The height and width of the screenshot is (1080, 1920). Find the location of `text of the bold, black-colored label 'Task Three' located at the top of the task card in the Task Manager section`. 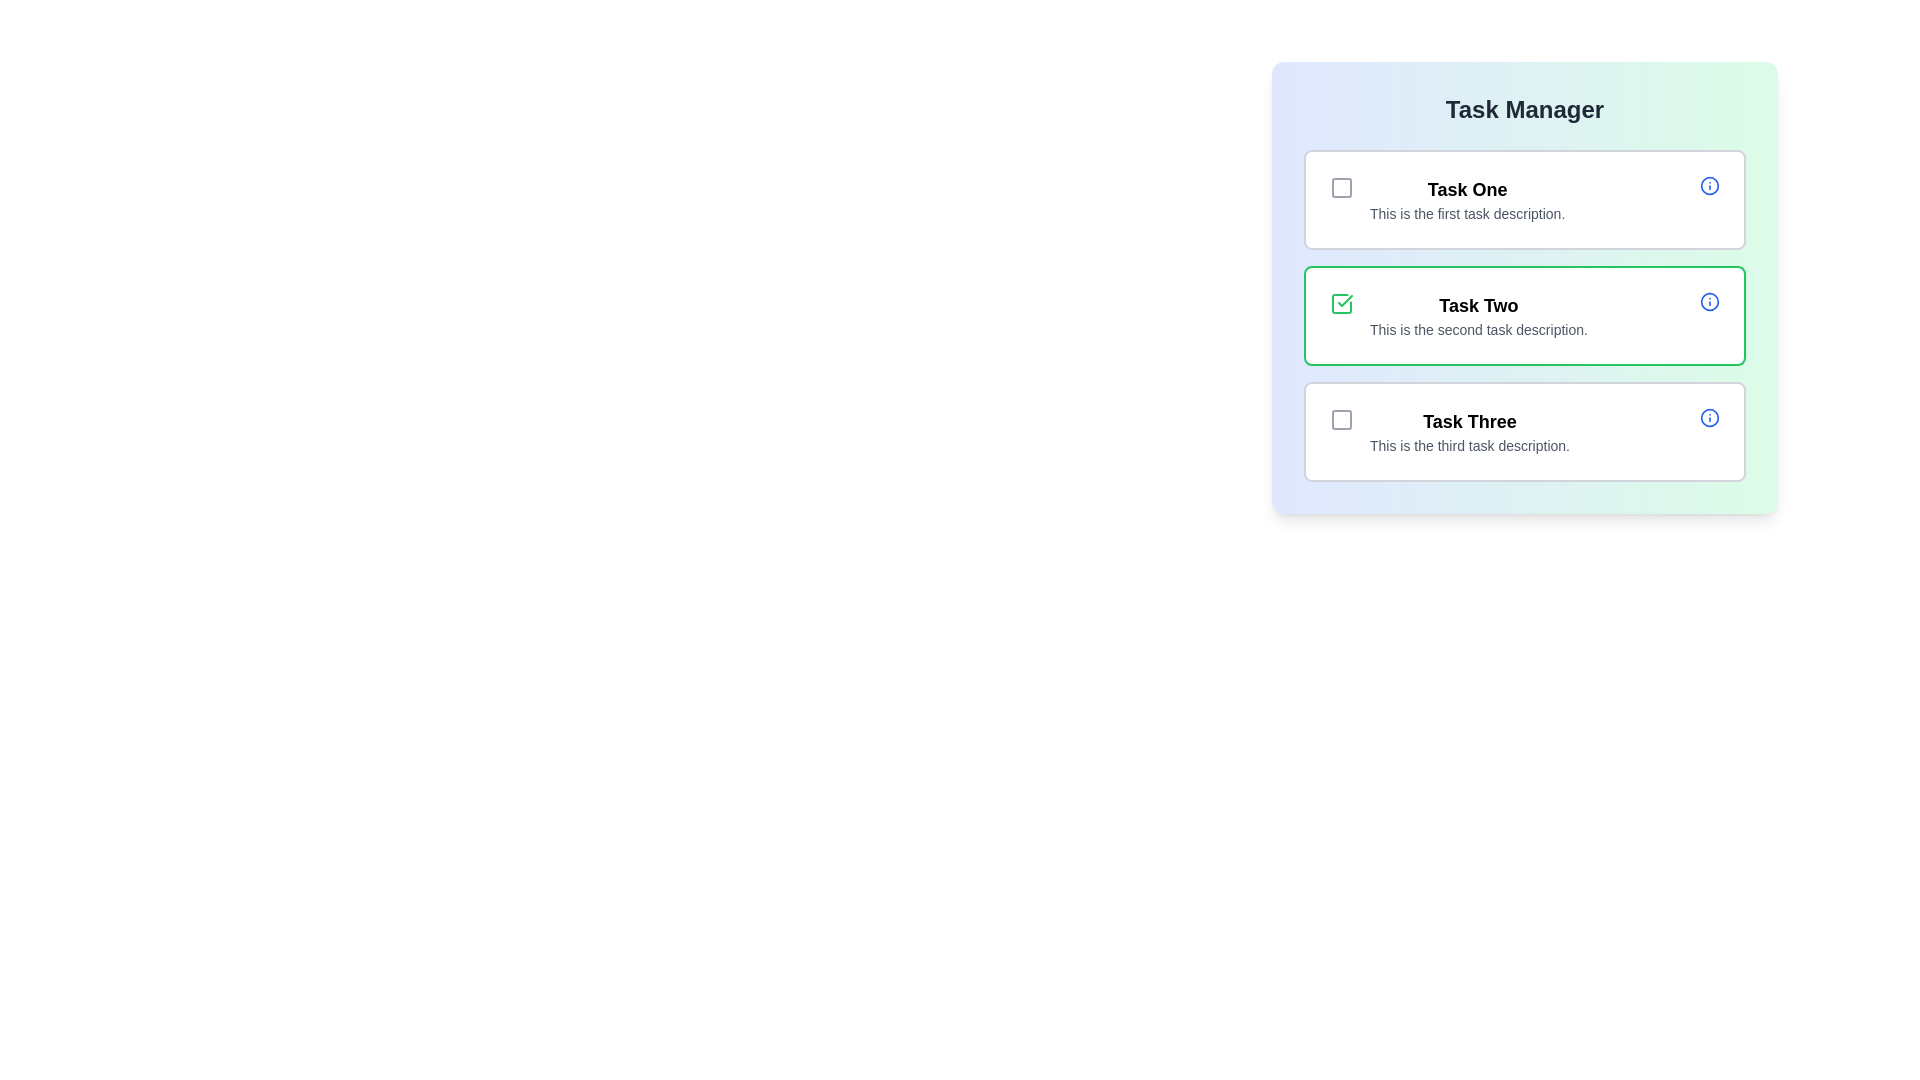

text of the bold, black-colored label 'Task Three' located at the top of the task card in the Task Manager section is located at coordinates (1469, 420).